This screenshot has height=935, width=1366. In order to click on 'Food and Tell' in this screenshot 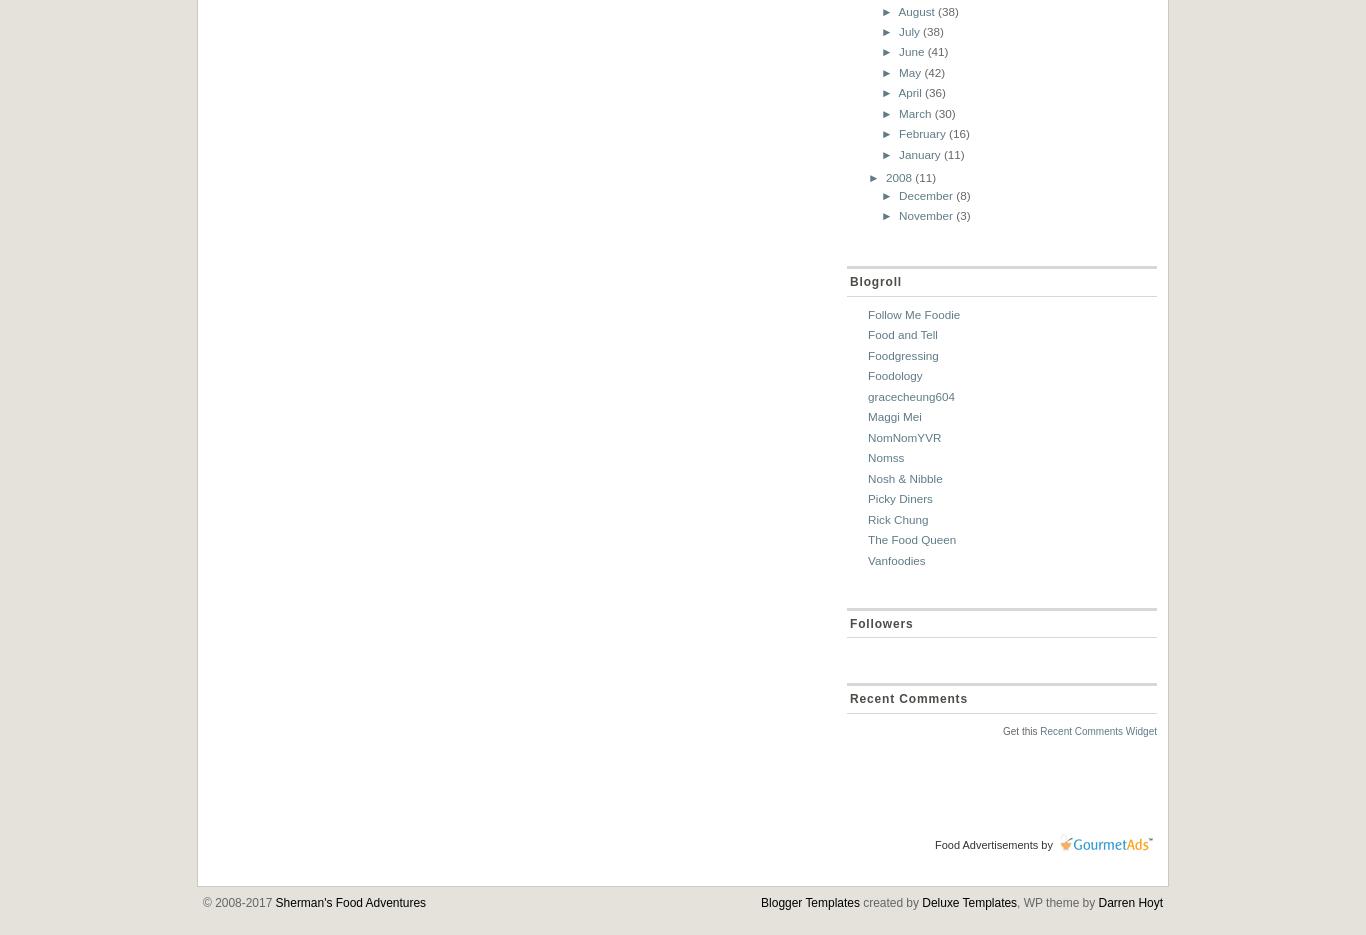, I will do `click(866, 334)`.